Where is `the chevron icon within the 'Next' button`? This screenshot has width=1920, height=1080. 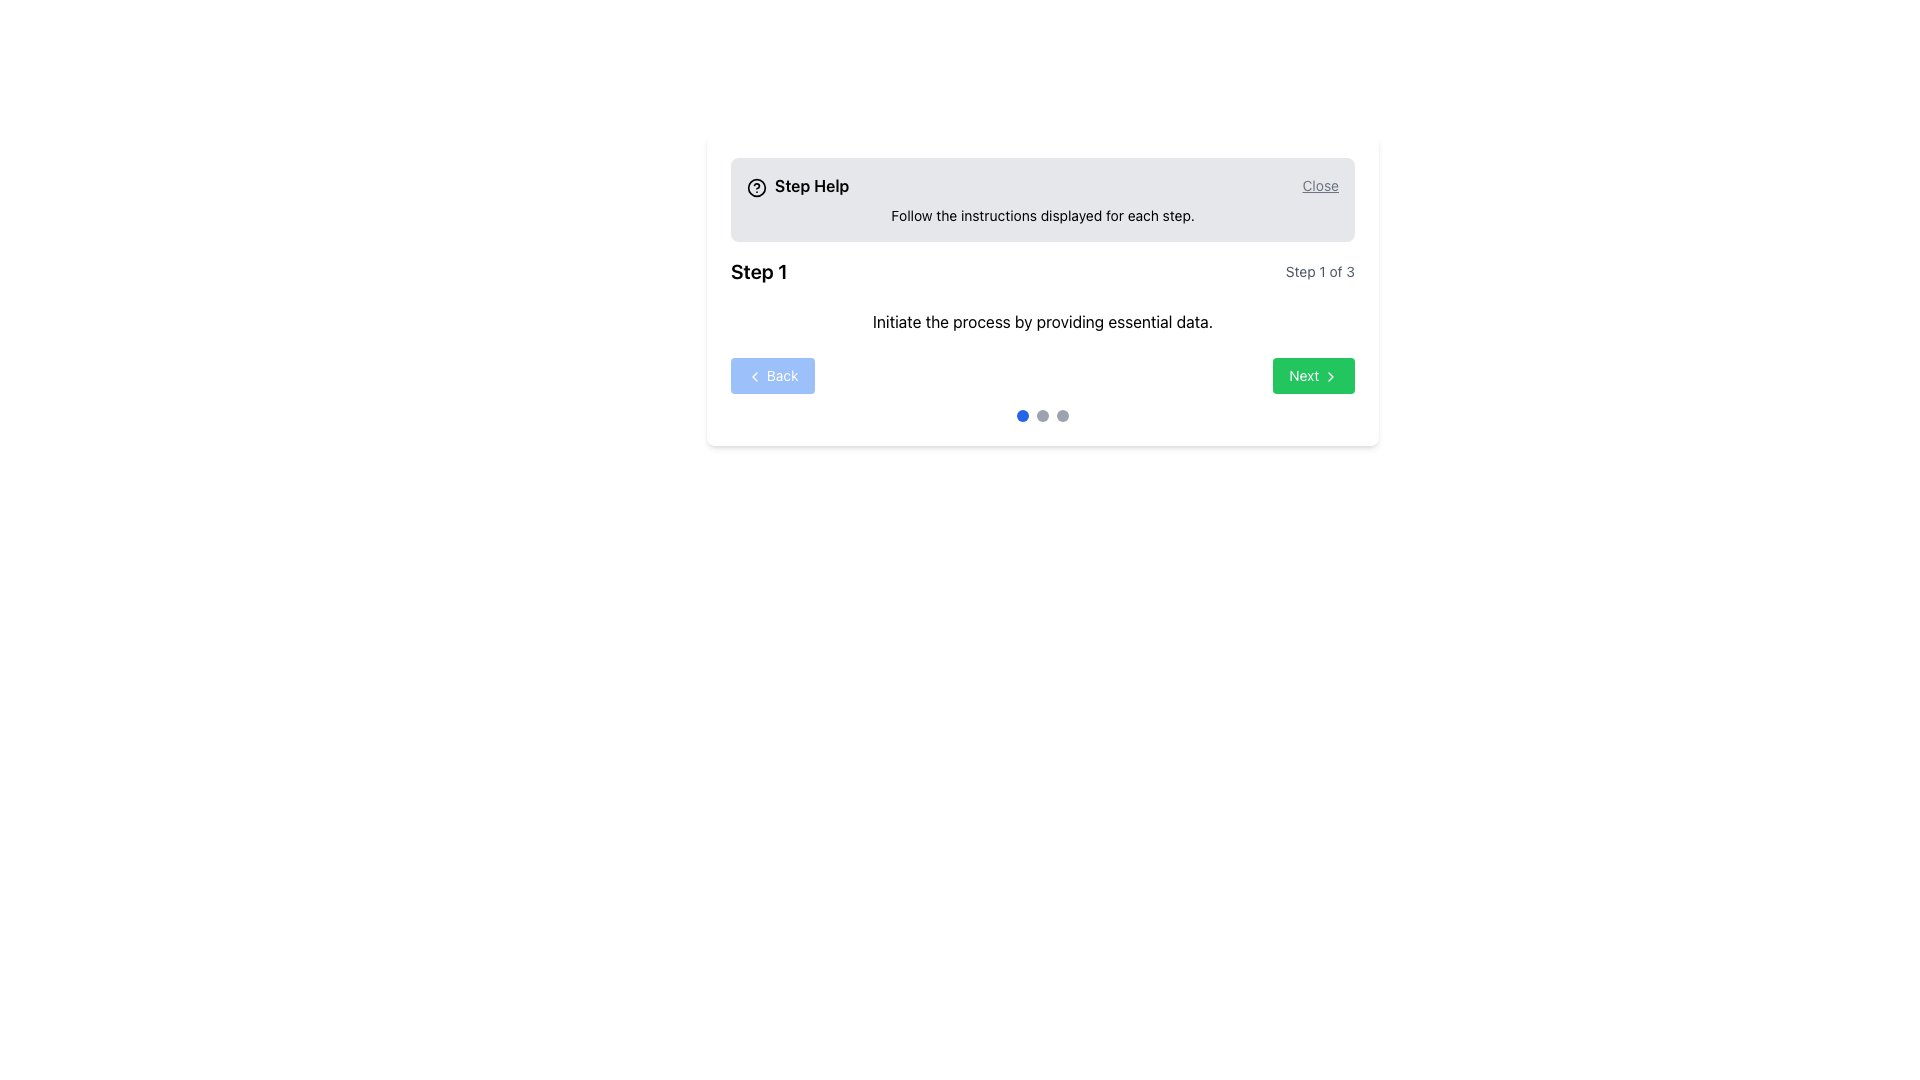 the chevron icon within the 'Next' button is located at coordinates (1330, 377).